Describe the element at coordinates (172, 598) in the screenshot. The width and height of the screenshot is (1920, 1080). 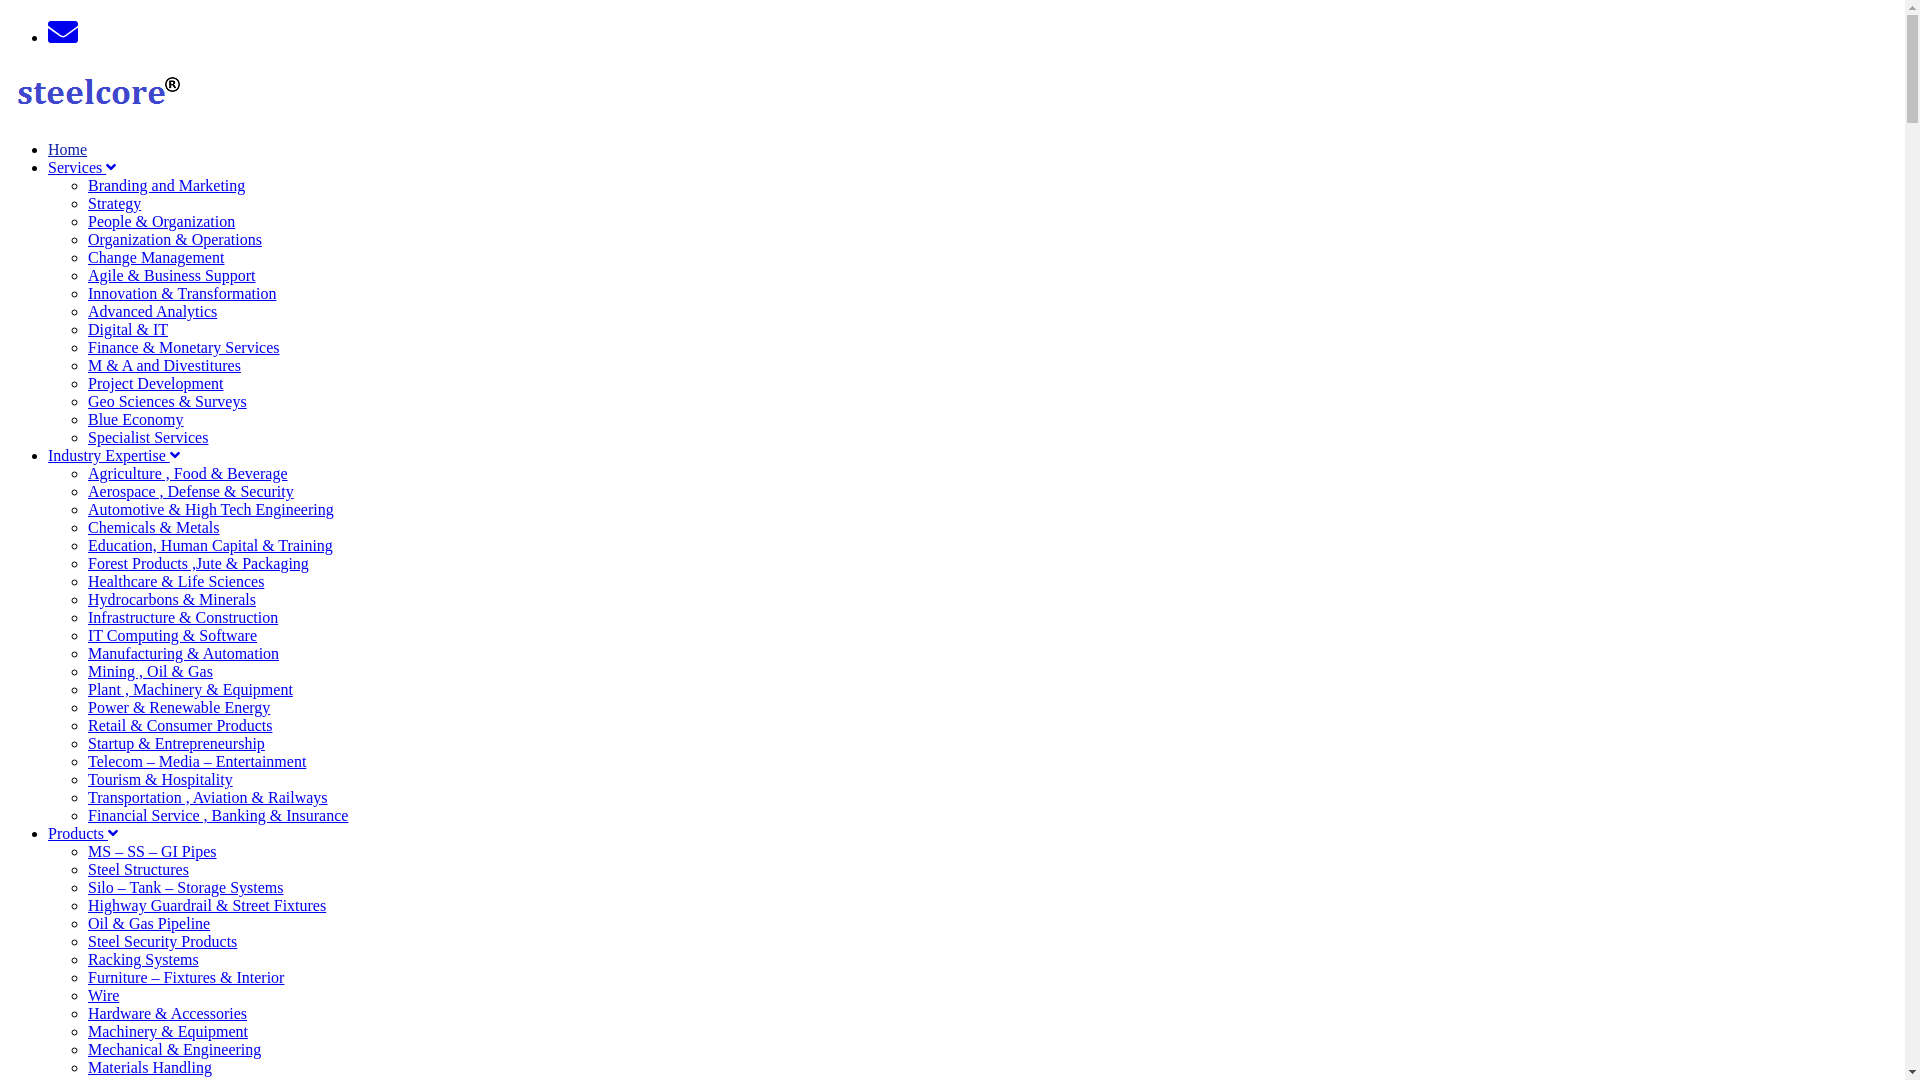
I see `'Hydrocarbons & Minerals'` at that location.